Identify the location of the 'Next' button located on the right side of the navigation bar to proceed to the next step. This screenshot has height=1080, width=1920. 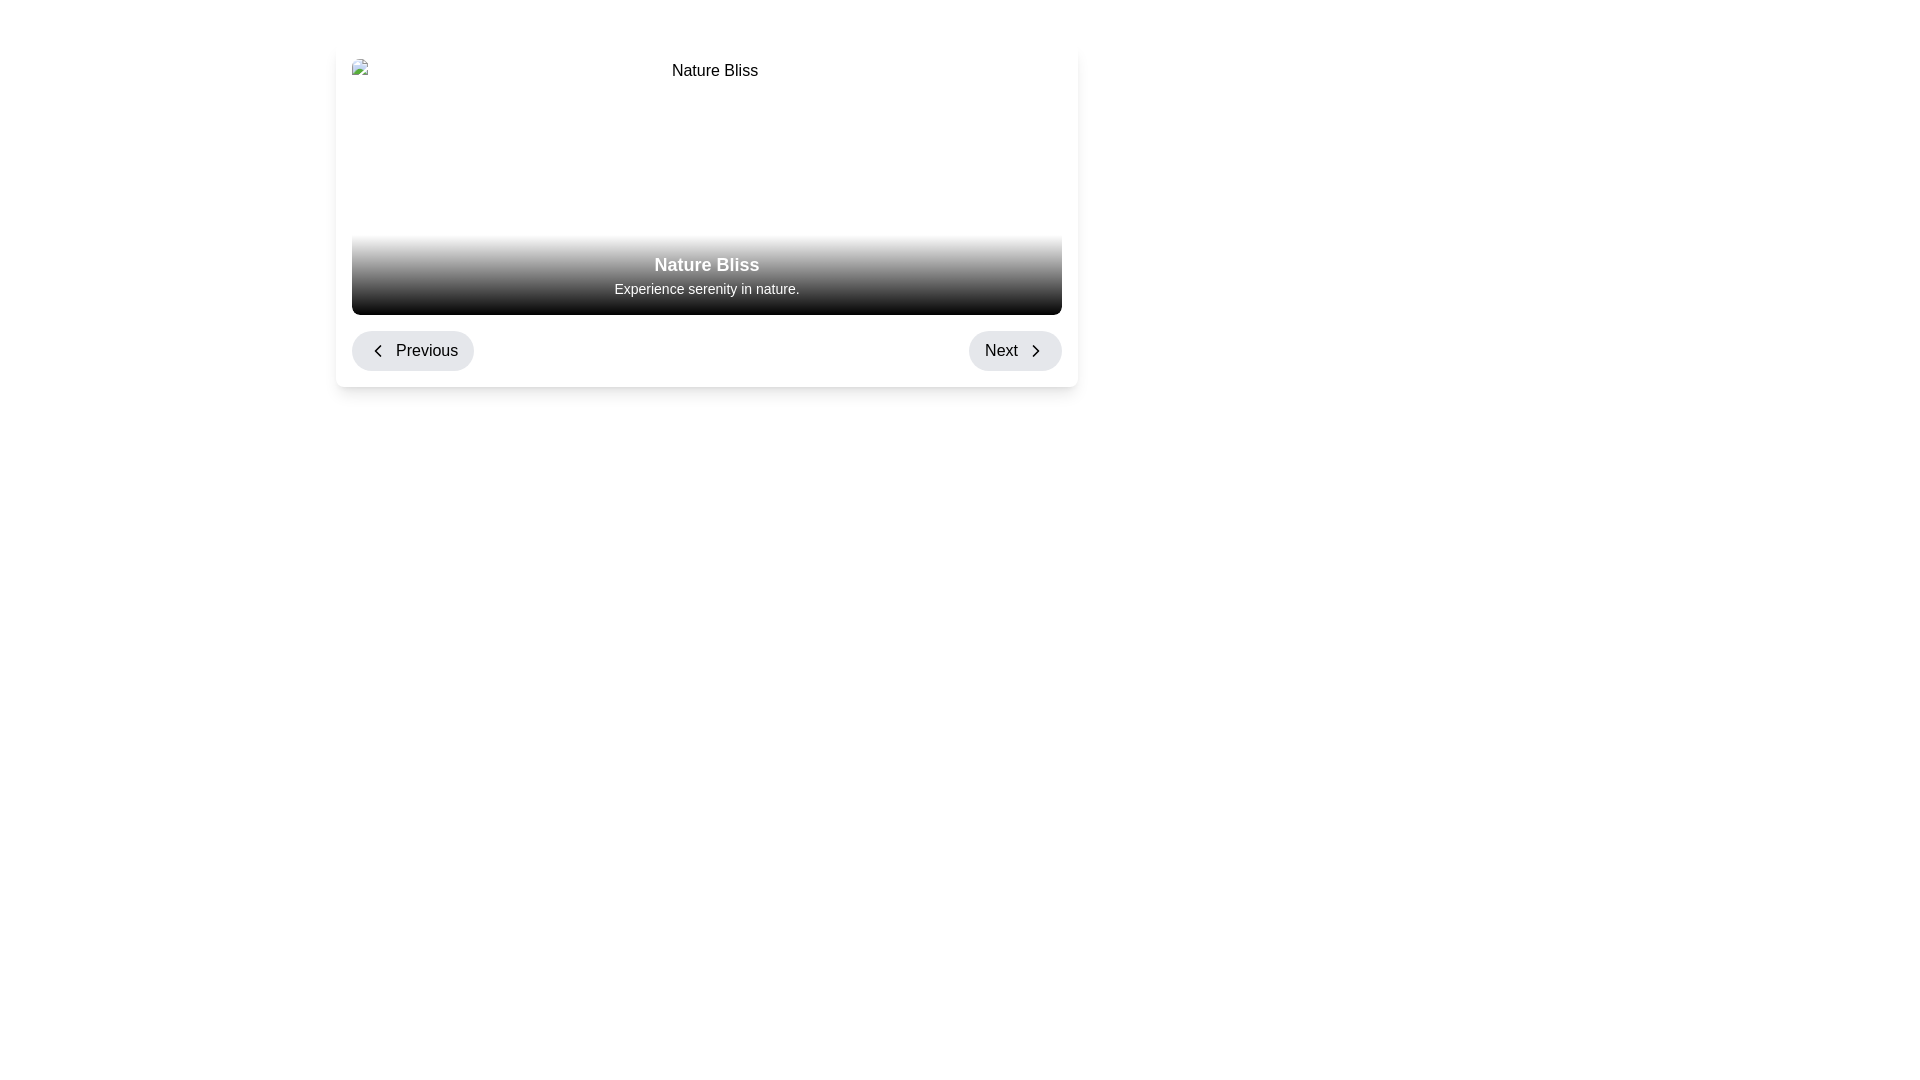
(1001, 350).